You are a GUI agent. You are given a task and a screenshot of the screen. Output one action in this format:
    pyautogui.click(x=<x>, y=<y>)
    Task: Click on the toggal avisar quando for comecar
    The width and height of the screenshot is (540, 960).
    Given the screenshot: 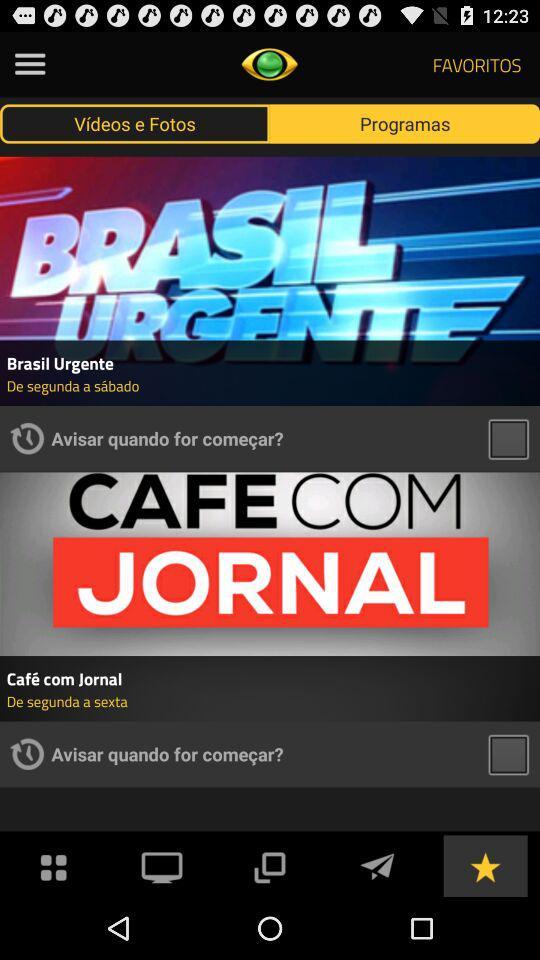 What is the action you would take?
    pyautogui.click(x=508, y=753)
    